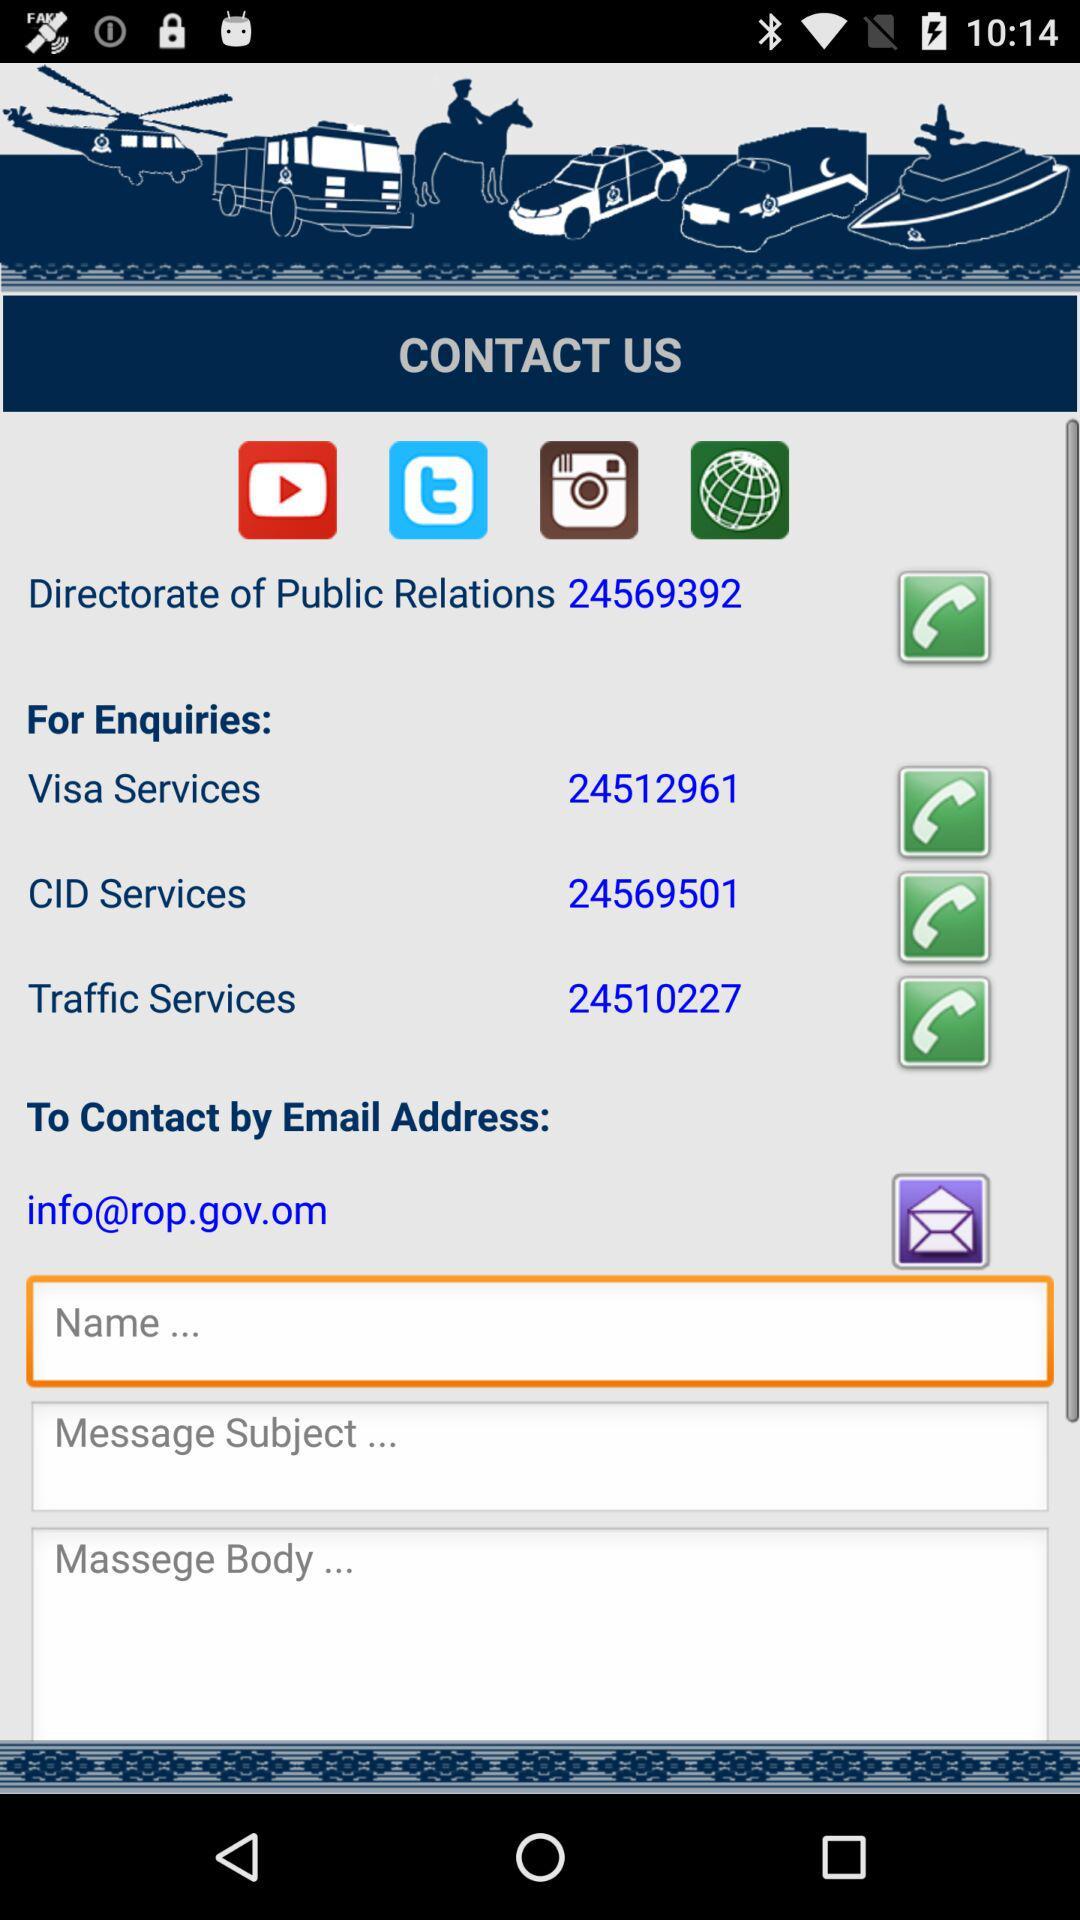  What do you see at coordinates (944, 617) in the screenshot?
I see `call button` at bounding box center [944, 617].